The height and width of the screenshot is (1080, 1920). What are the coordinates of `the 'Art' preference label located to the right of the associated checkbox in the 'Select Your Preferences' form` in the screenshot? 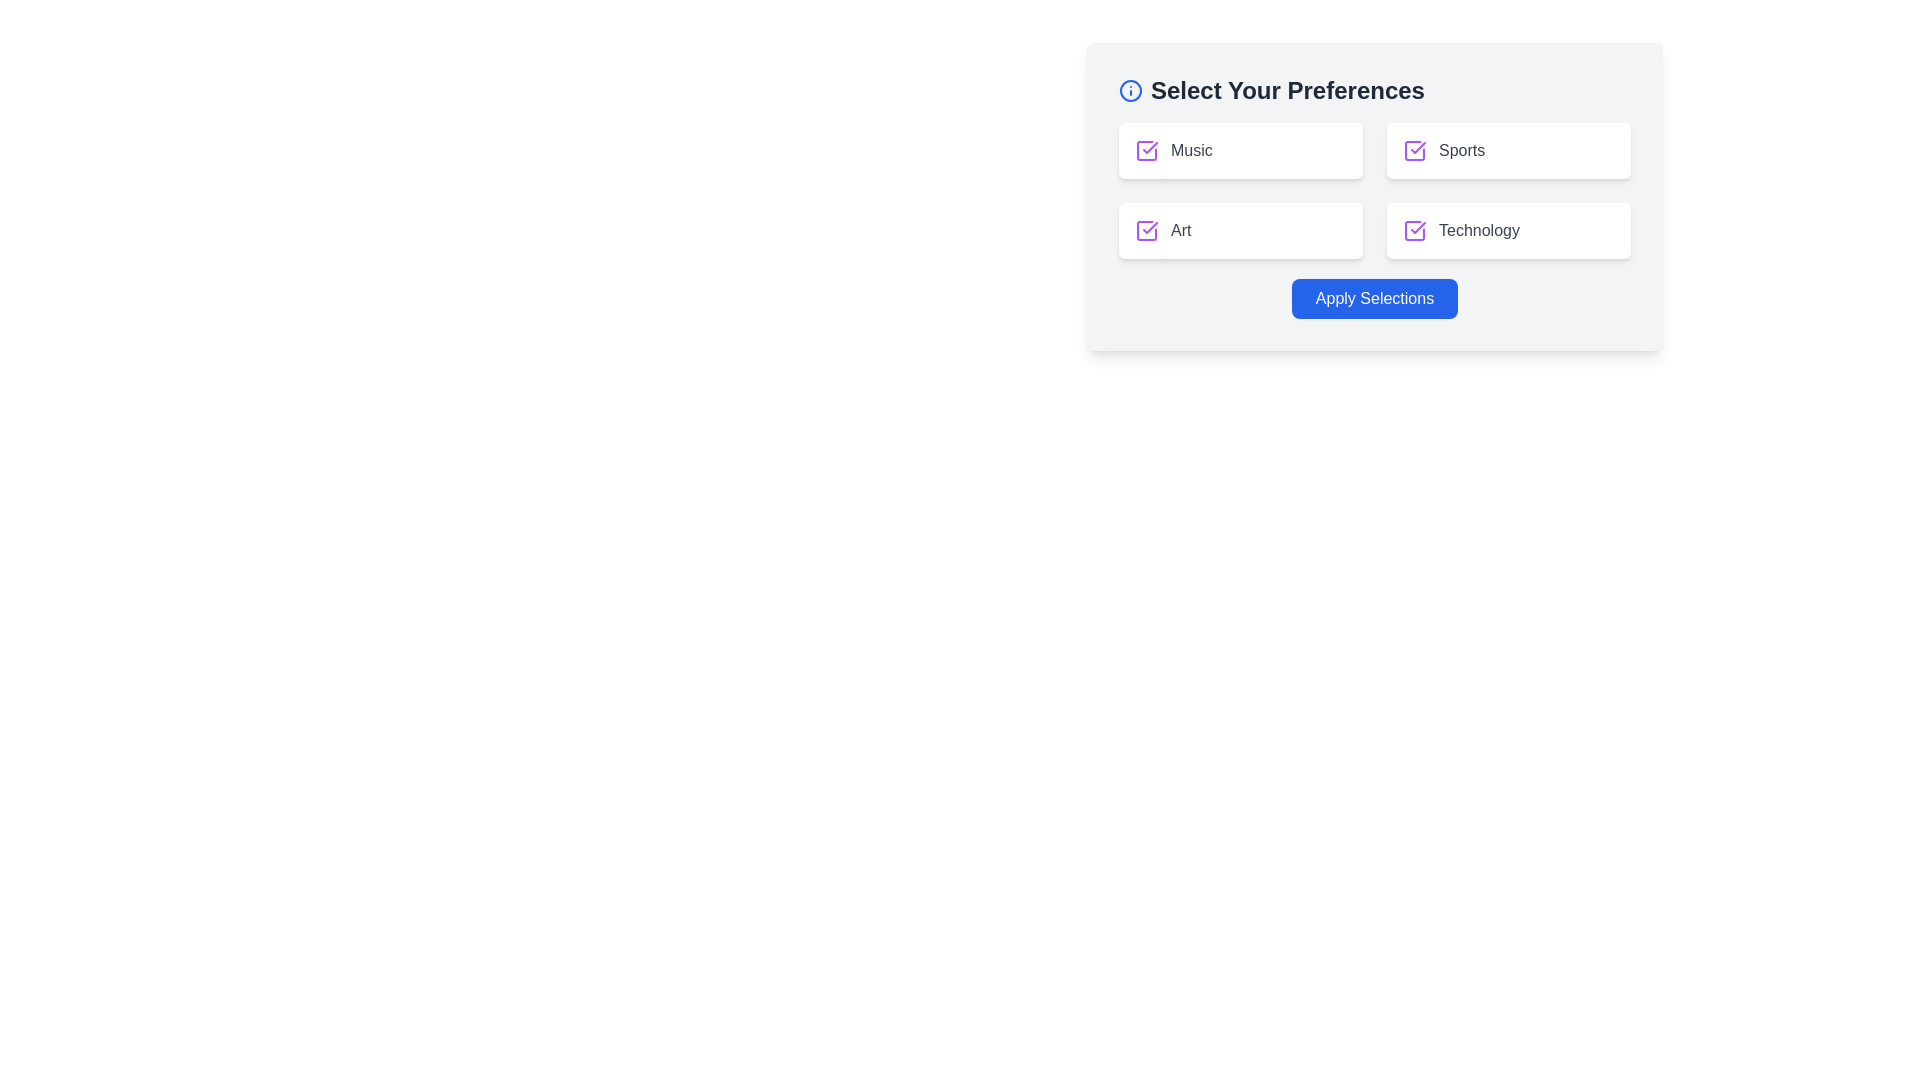 It's located at (1181, 230).